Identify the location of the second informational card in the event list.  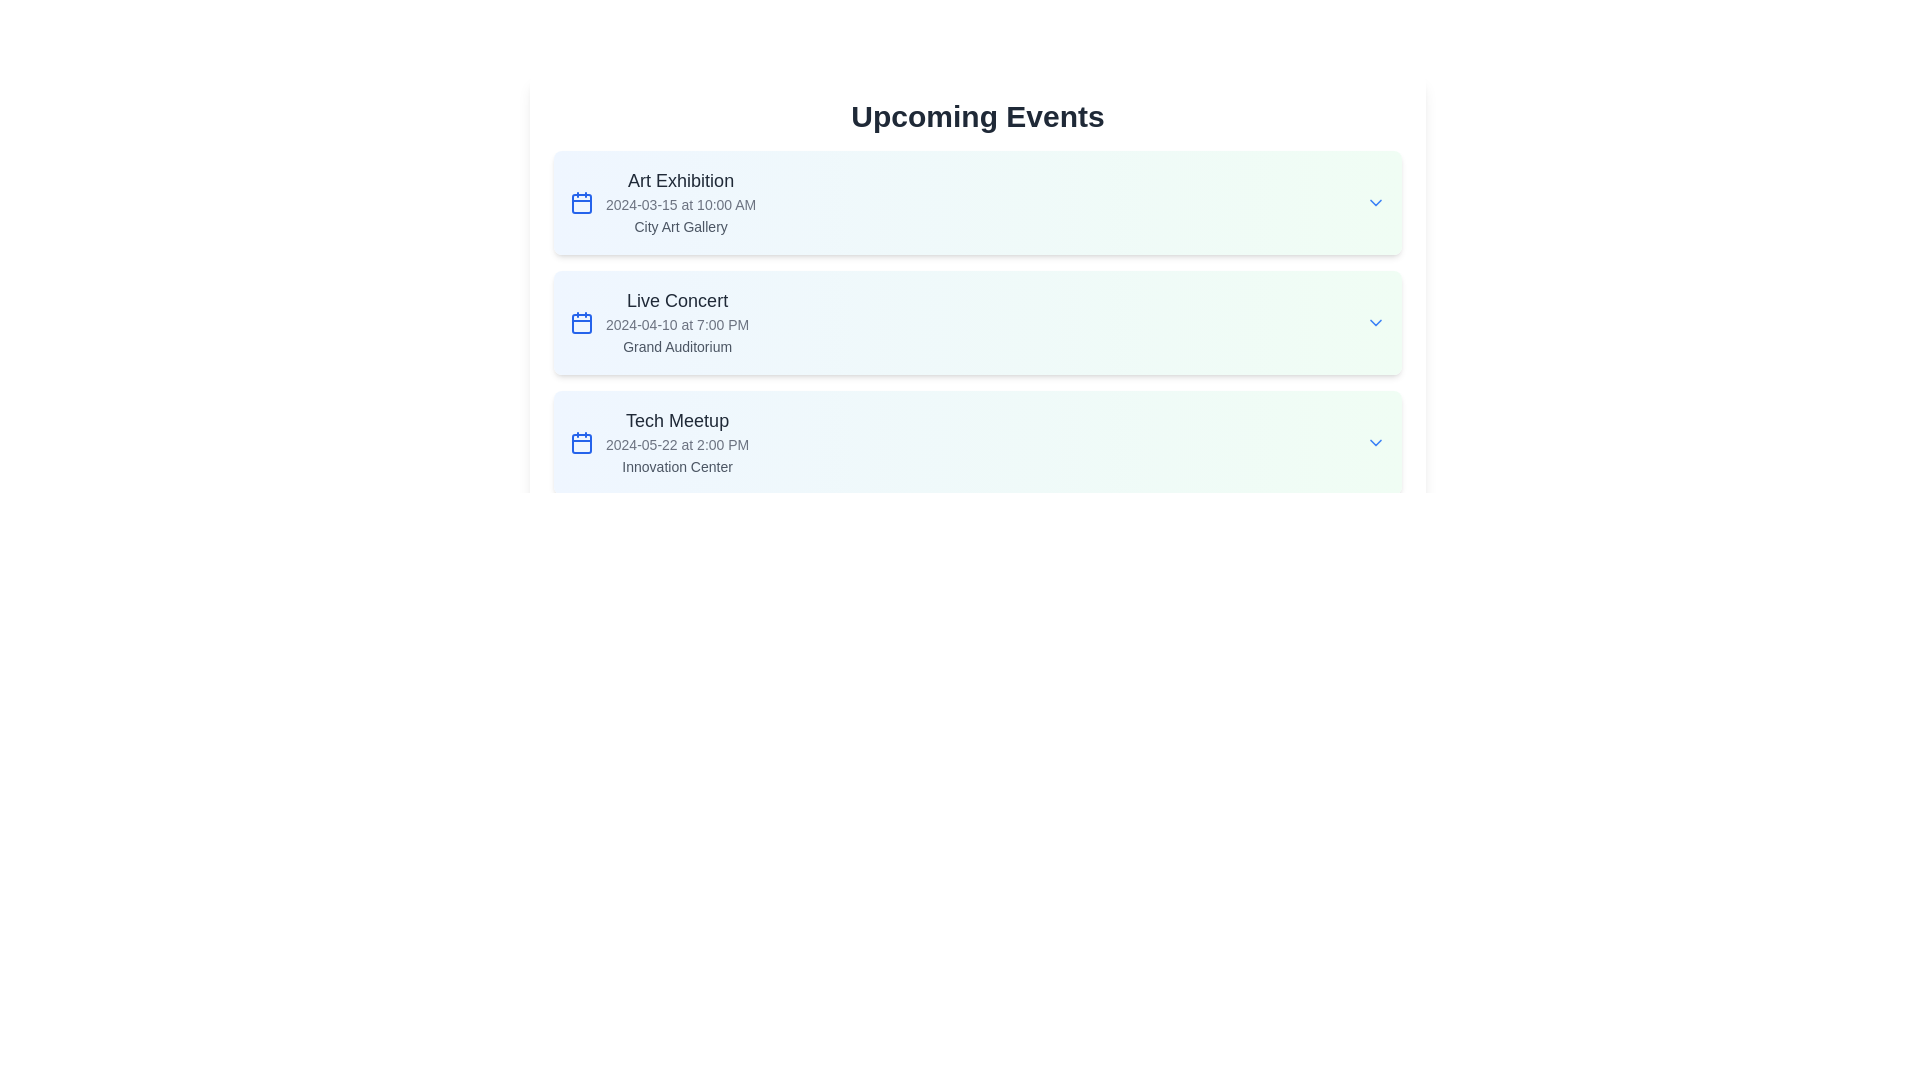
(659, 322).